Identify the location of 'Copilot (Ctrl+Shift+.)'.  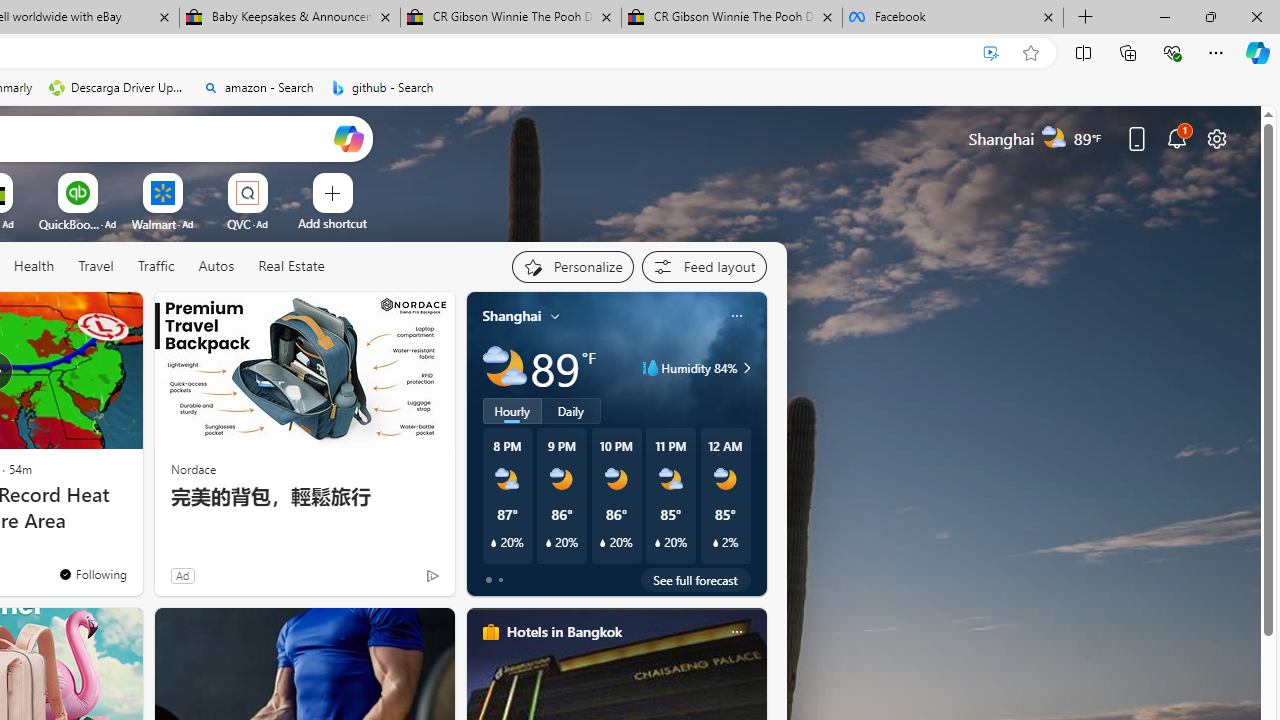
(1257, 51).